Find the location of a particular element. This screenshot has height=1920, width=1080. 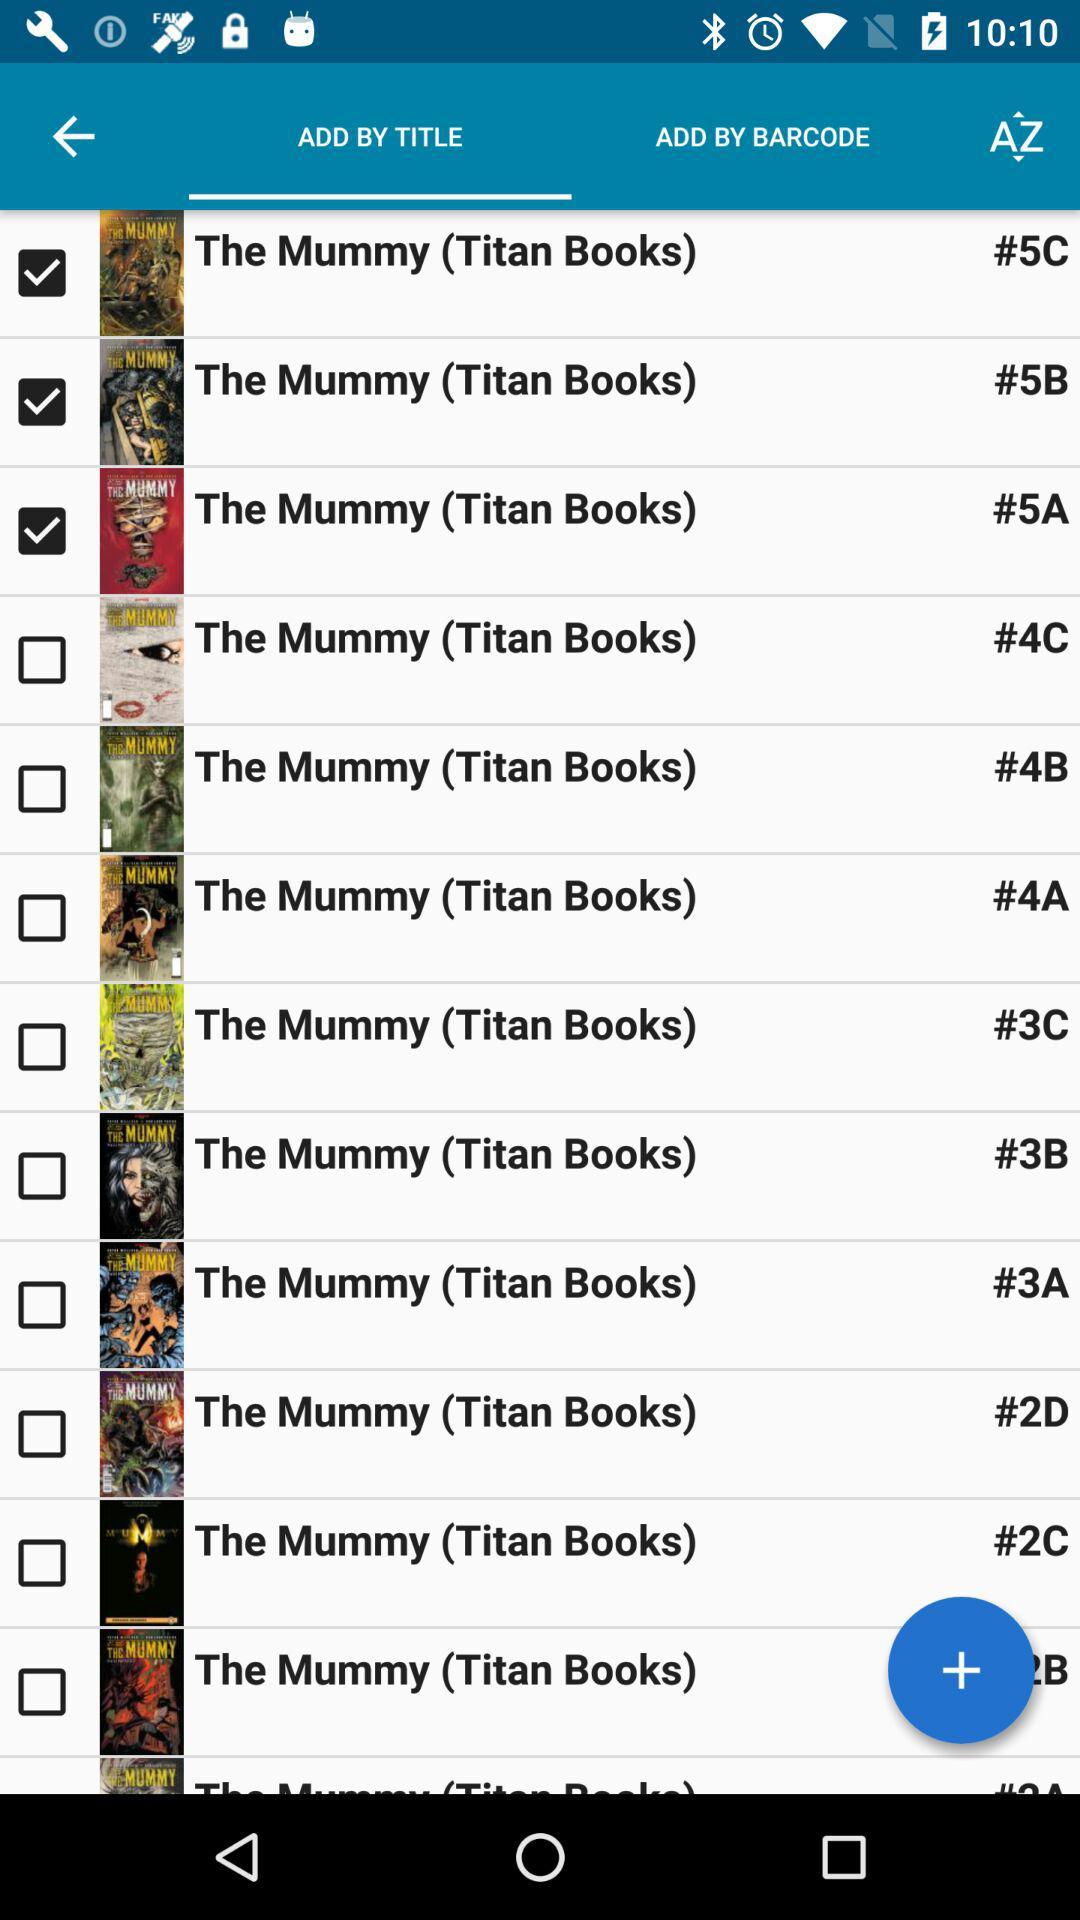

check box is located at coordinates (48, 1690).